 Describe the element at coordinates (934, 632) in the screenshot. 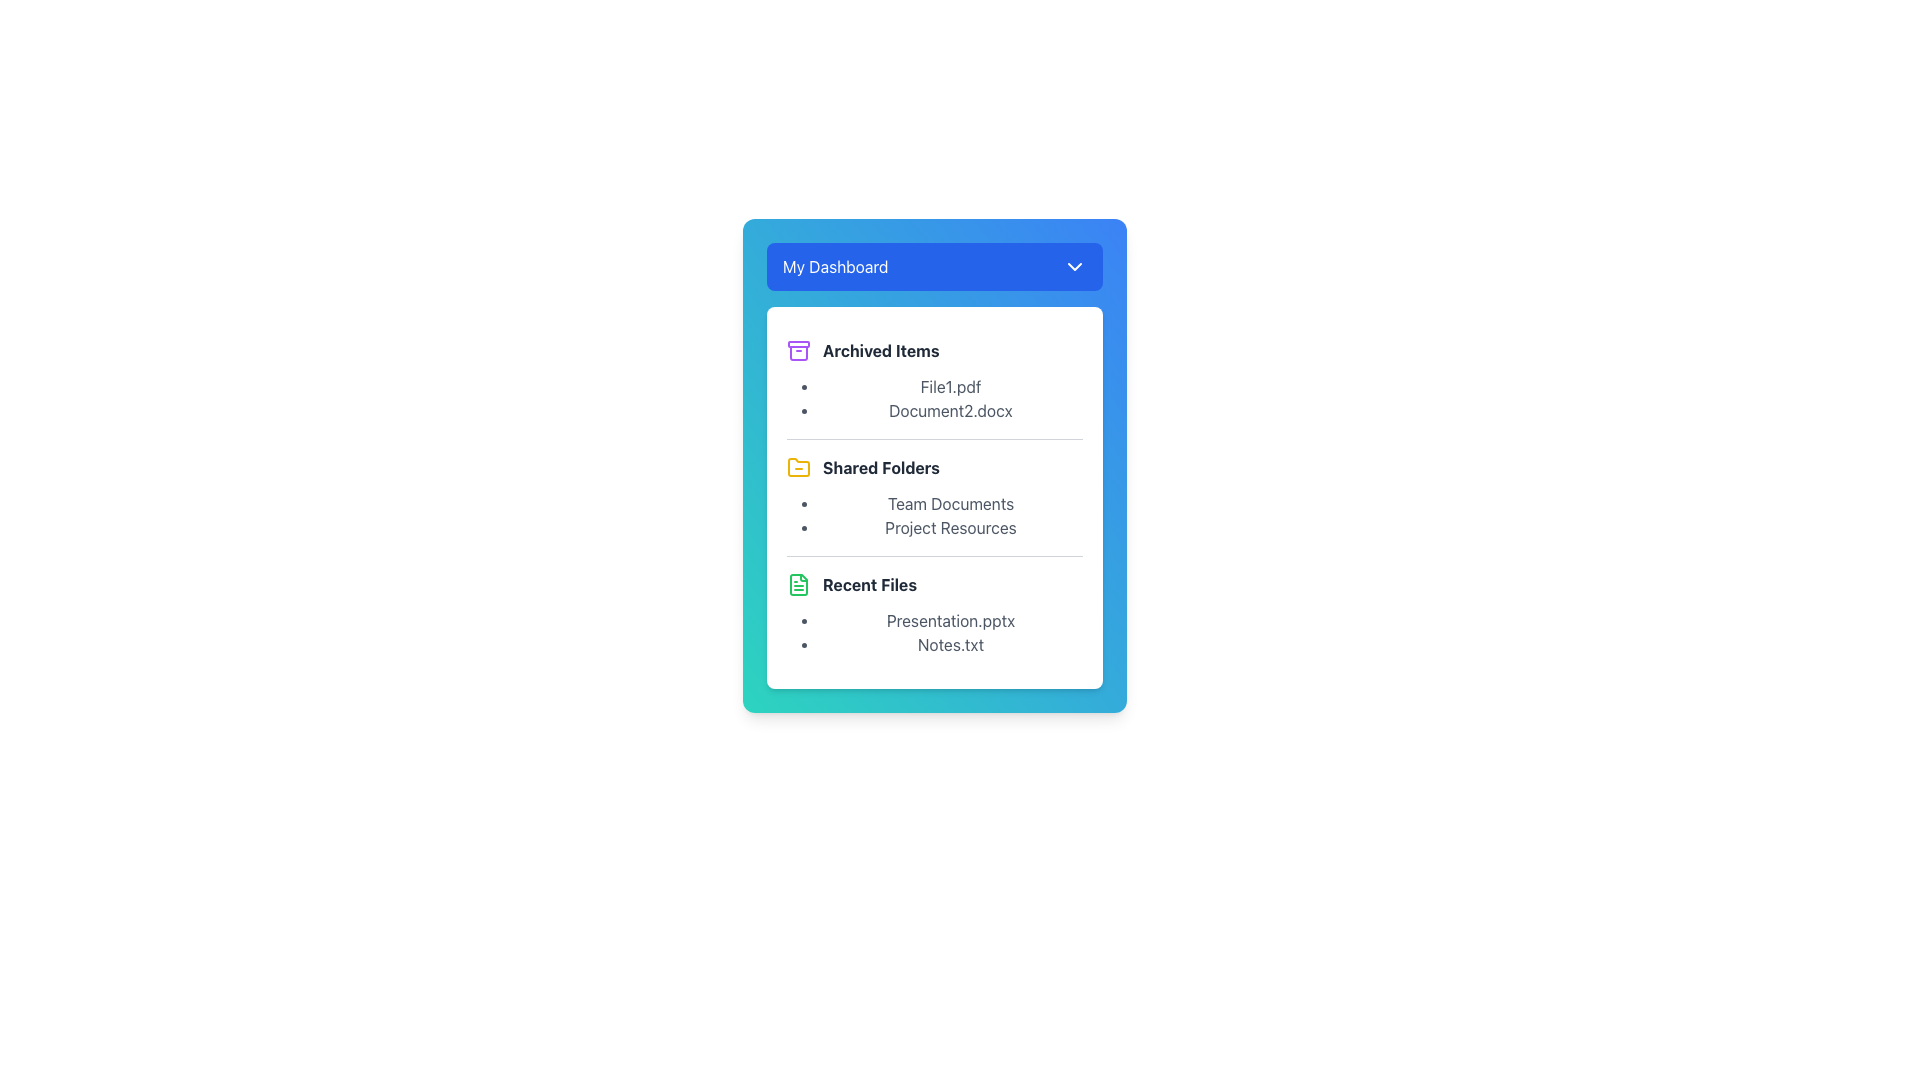

I see `the last list item displaying 'Notes.txt'` at that location.